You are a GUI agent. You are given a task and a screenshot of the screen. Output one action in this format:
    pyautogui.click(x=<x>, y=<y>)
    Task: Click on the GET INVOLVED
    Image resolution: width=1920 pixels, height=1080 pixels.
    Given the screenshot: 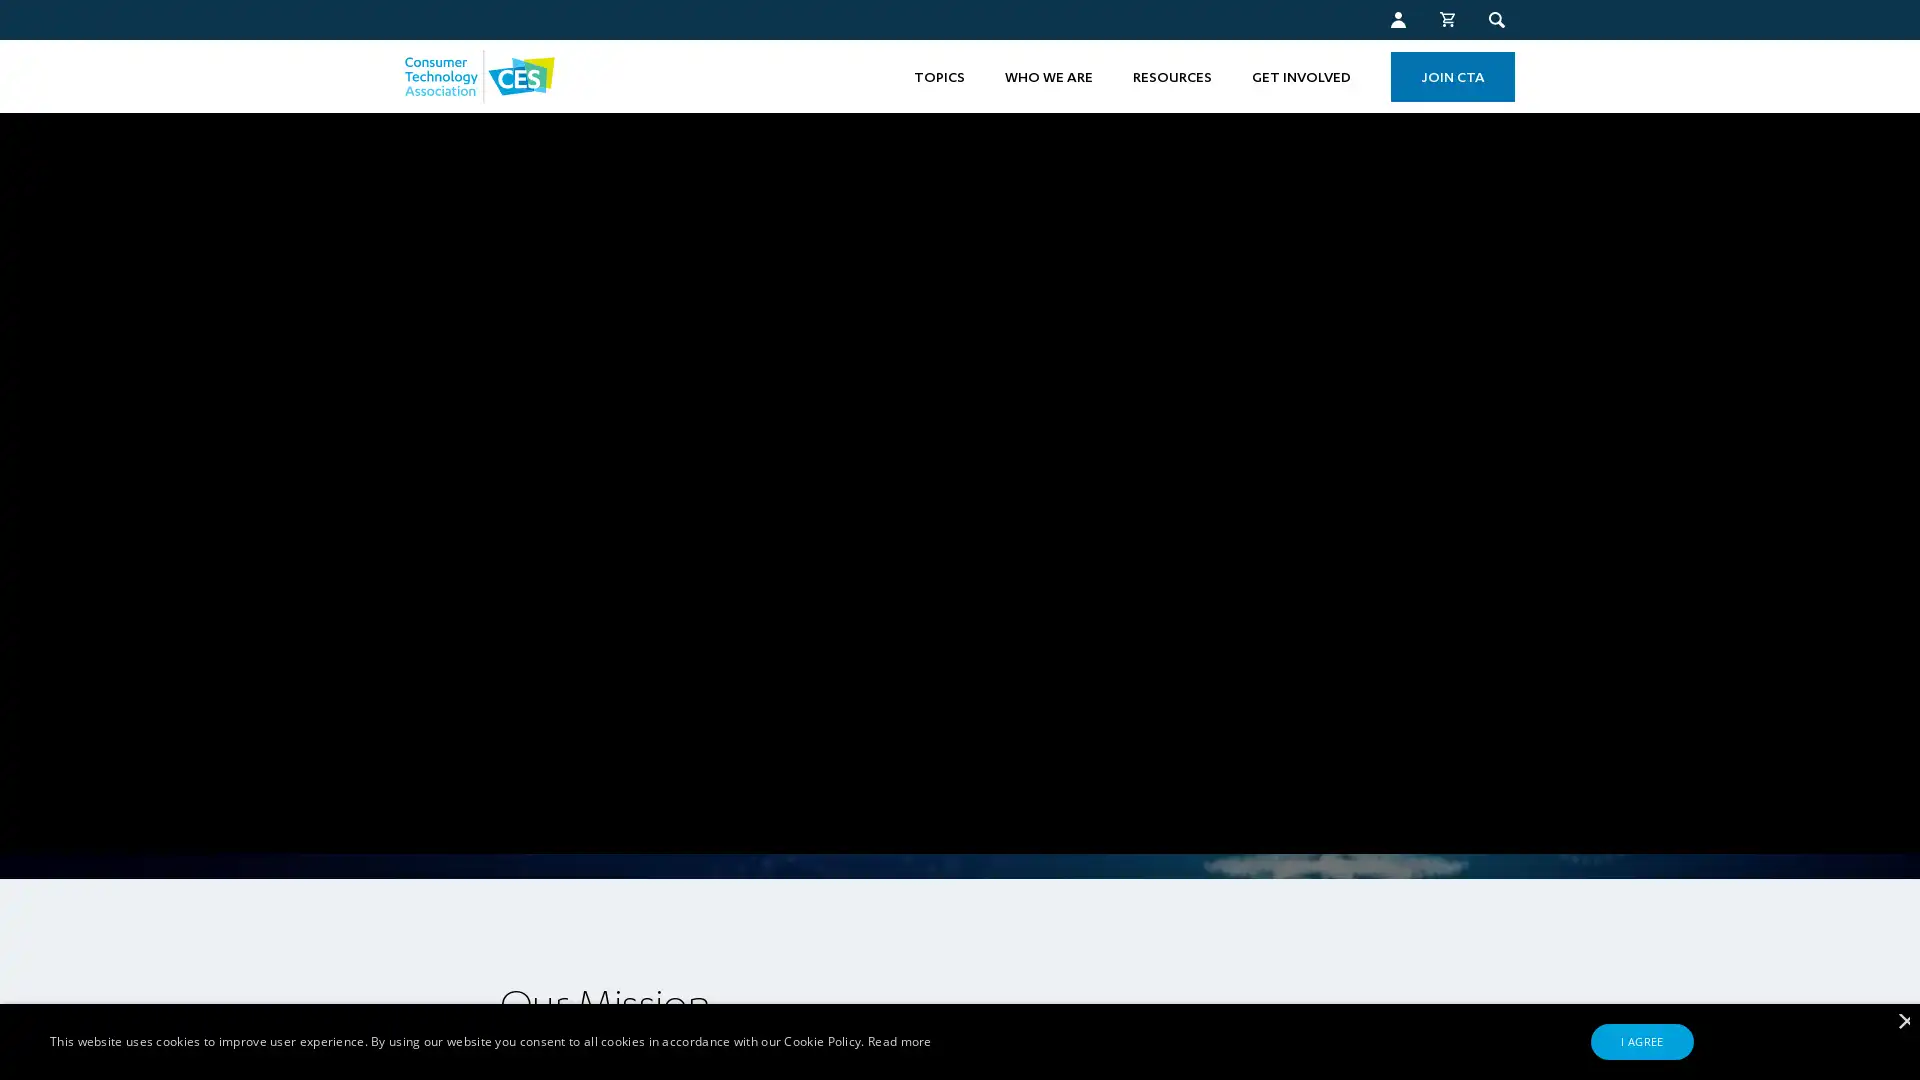 What is the action you would take?
    pyautogui.click(x=1301, y=75)
    